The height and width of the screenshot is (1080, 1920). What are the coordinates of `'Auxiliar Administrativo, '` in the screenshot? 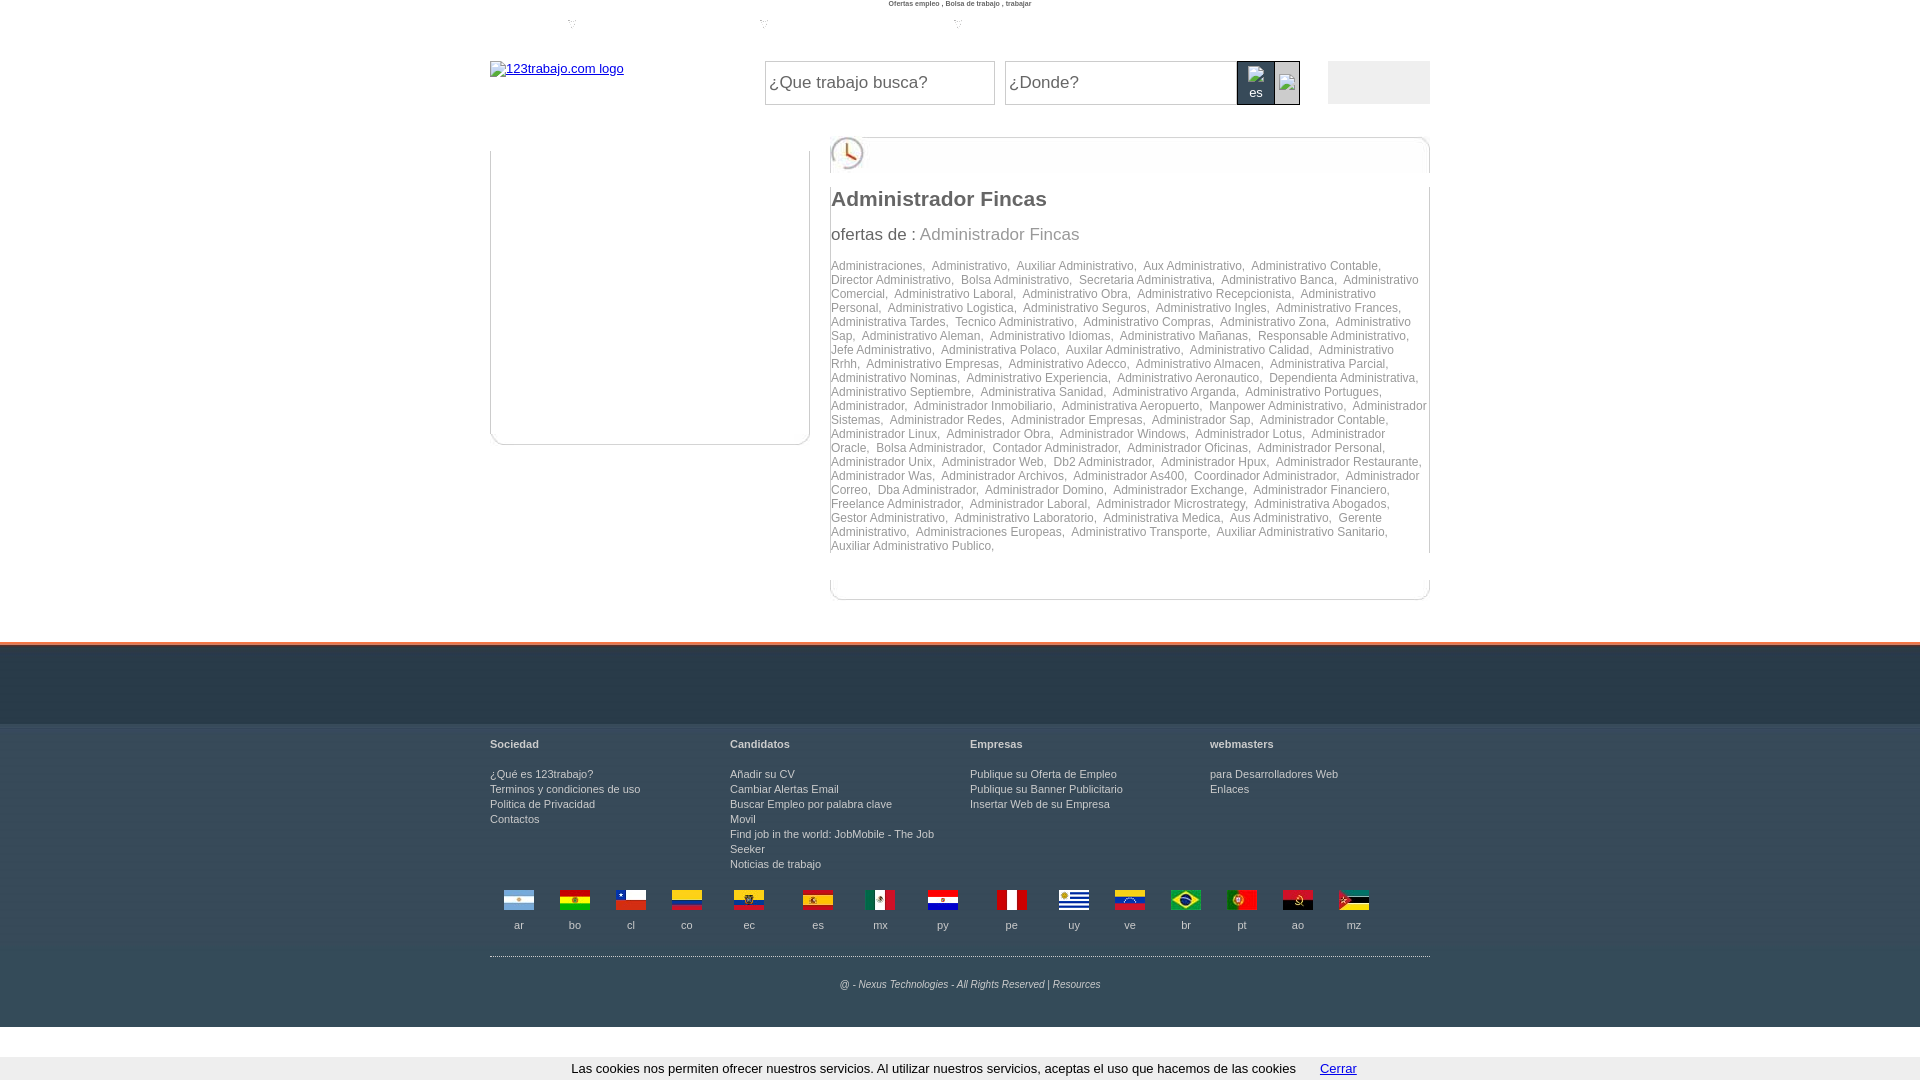 It's located at (1078, 265).